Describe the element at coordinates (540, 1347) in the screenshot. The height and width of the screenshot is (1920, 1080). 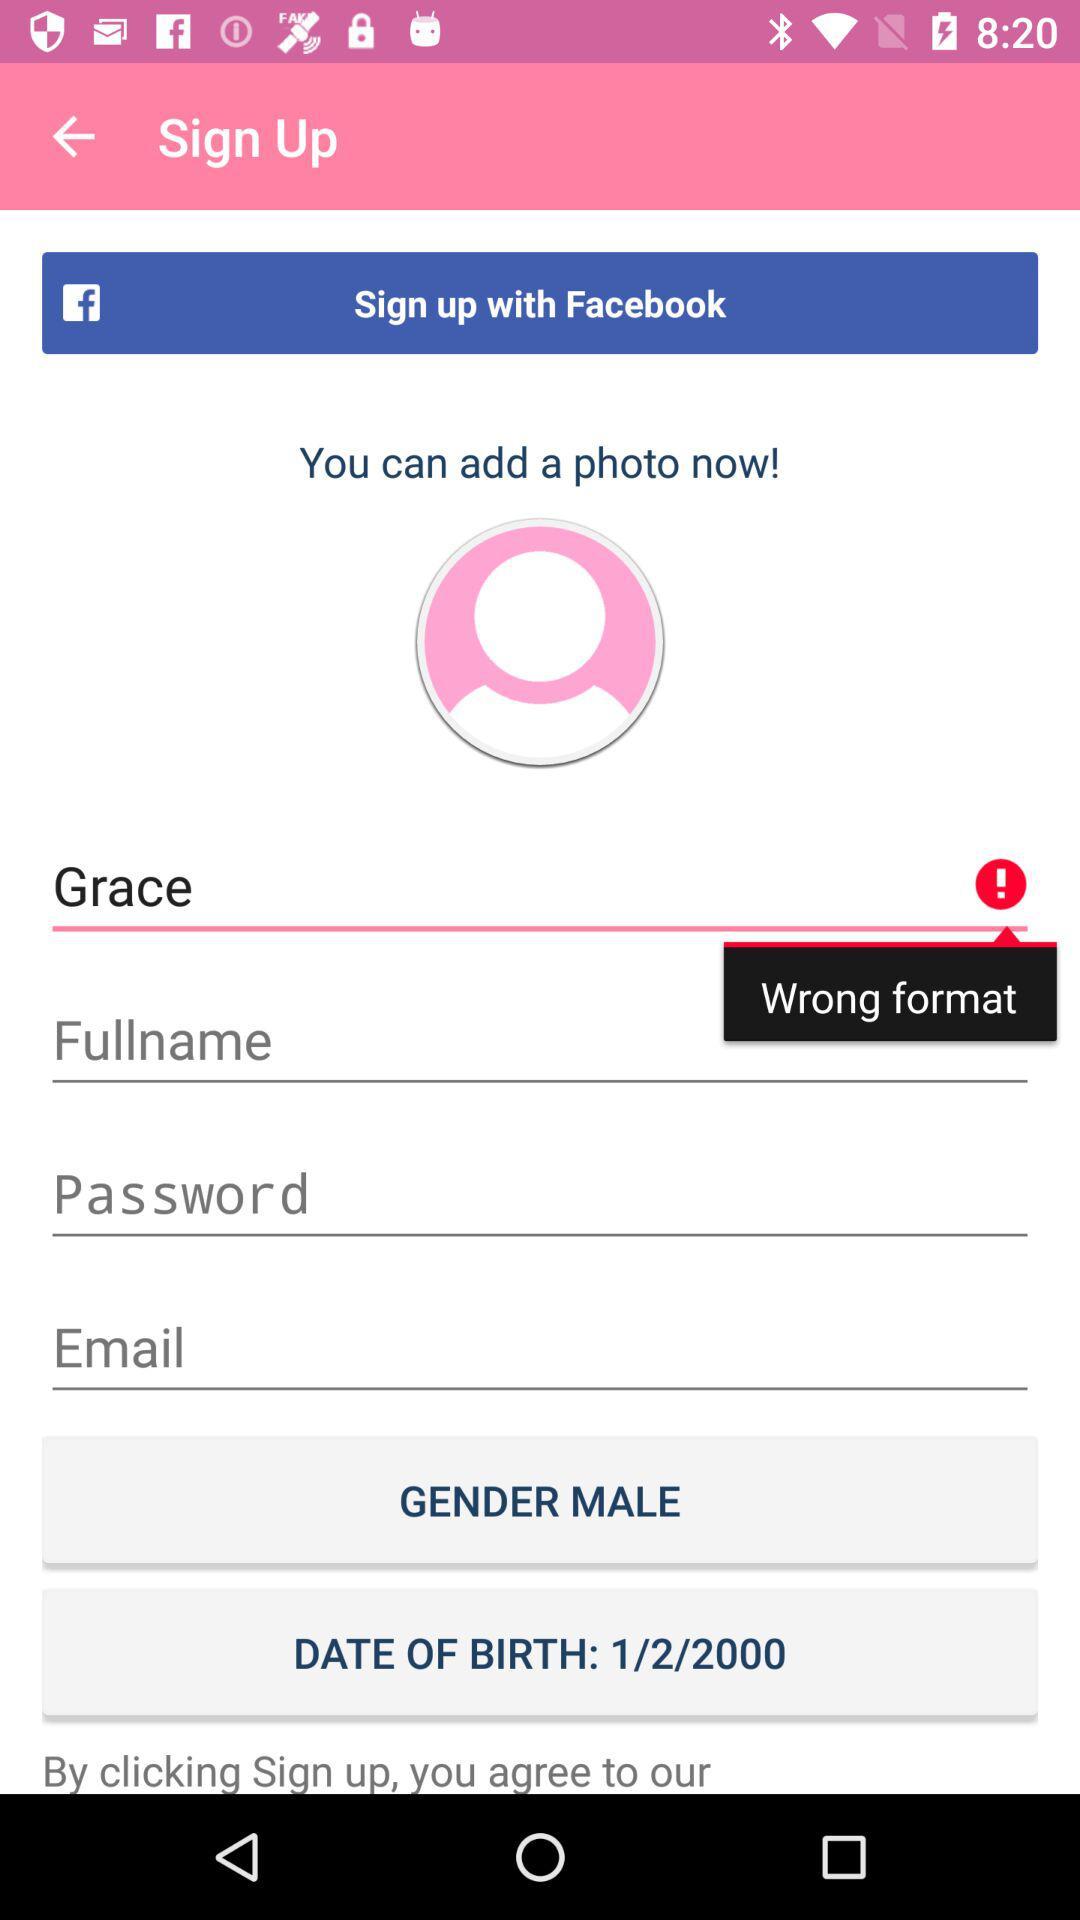
I see `text box` at that location.